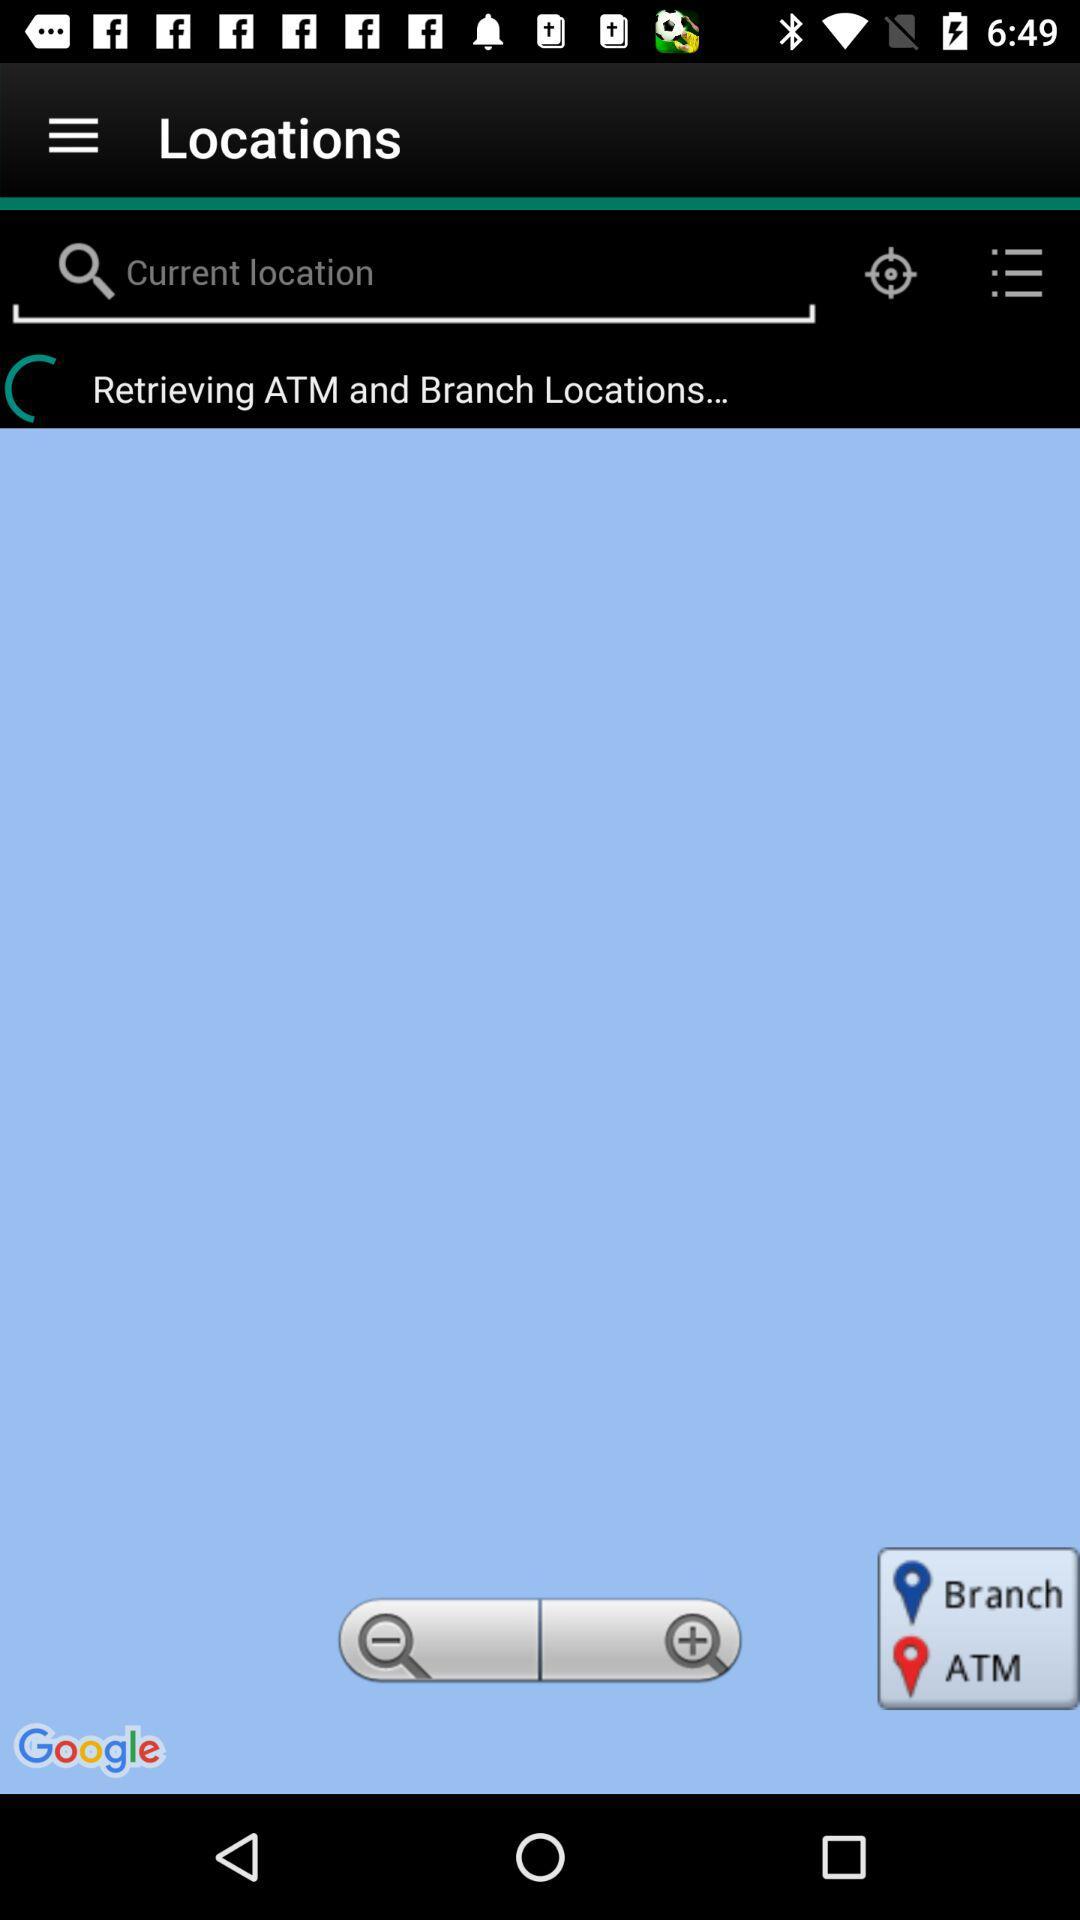 The image size is (1080, 1920). What do you see at coordinates (890, 272) in the screenshot?
I see `the icon above retrieving atm and icon` at bounding box center [890, 272].